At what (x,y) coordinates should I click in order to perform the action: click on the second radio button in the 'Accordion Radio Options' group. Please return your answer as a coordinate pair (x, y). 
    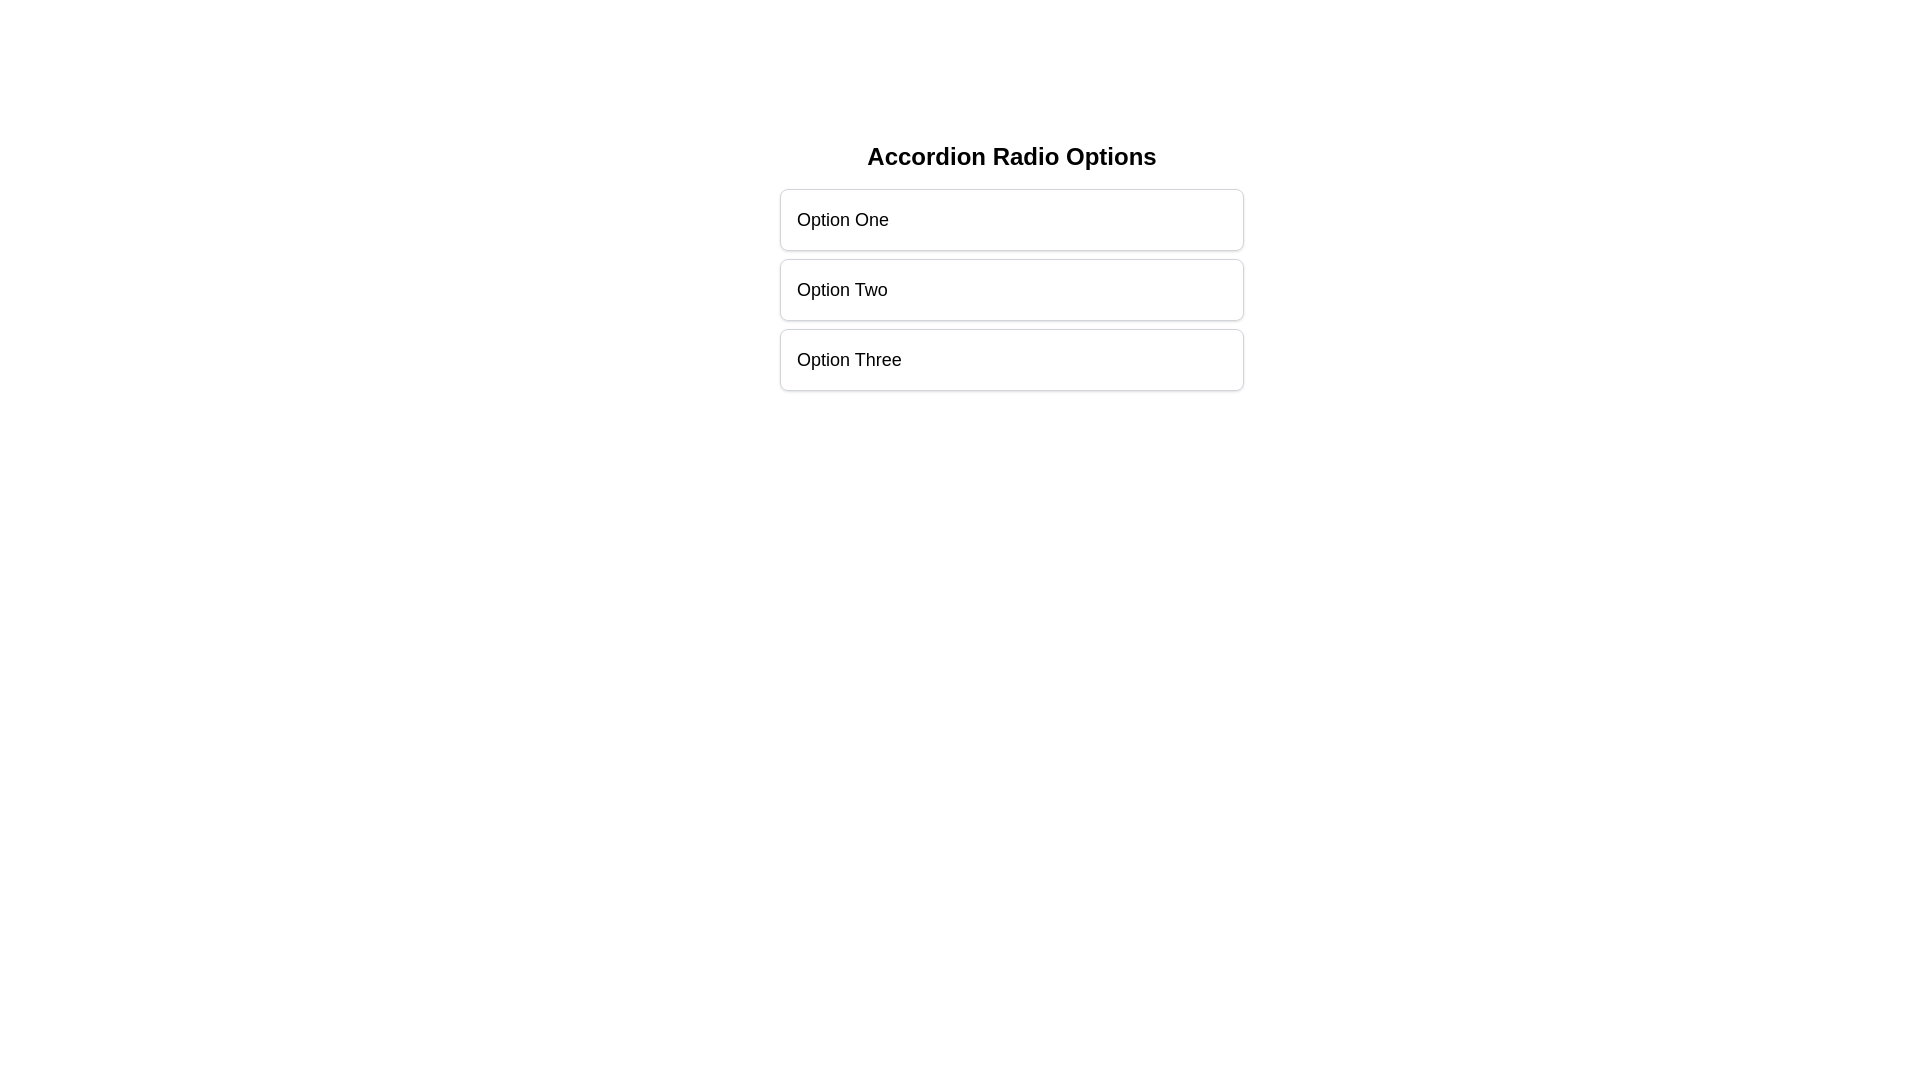
    Looking at the image, I should click on (1012, 289).